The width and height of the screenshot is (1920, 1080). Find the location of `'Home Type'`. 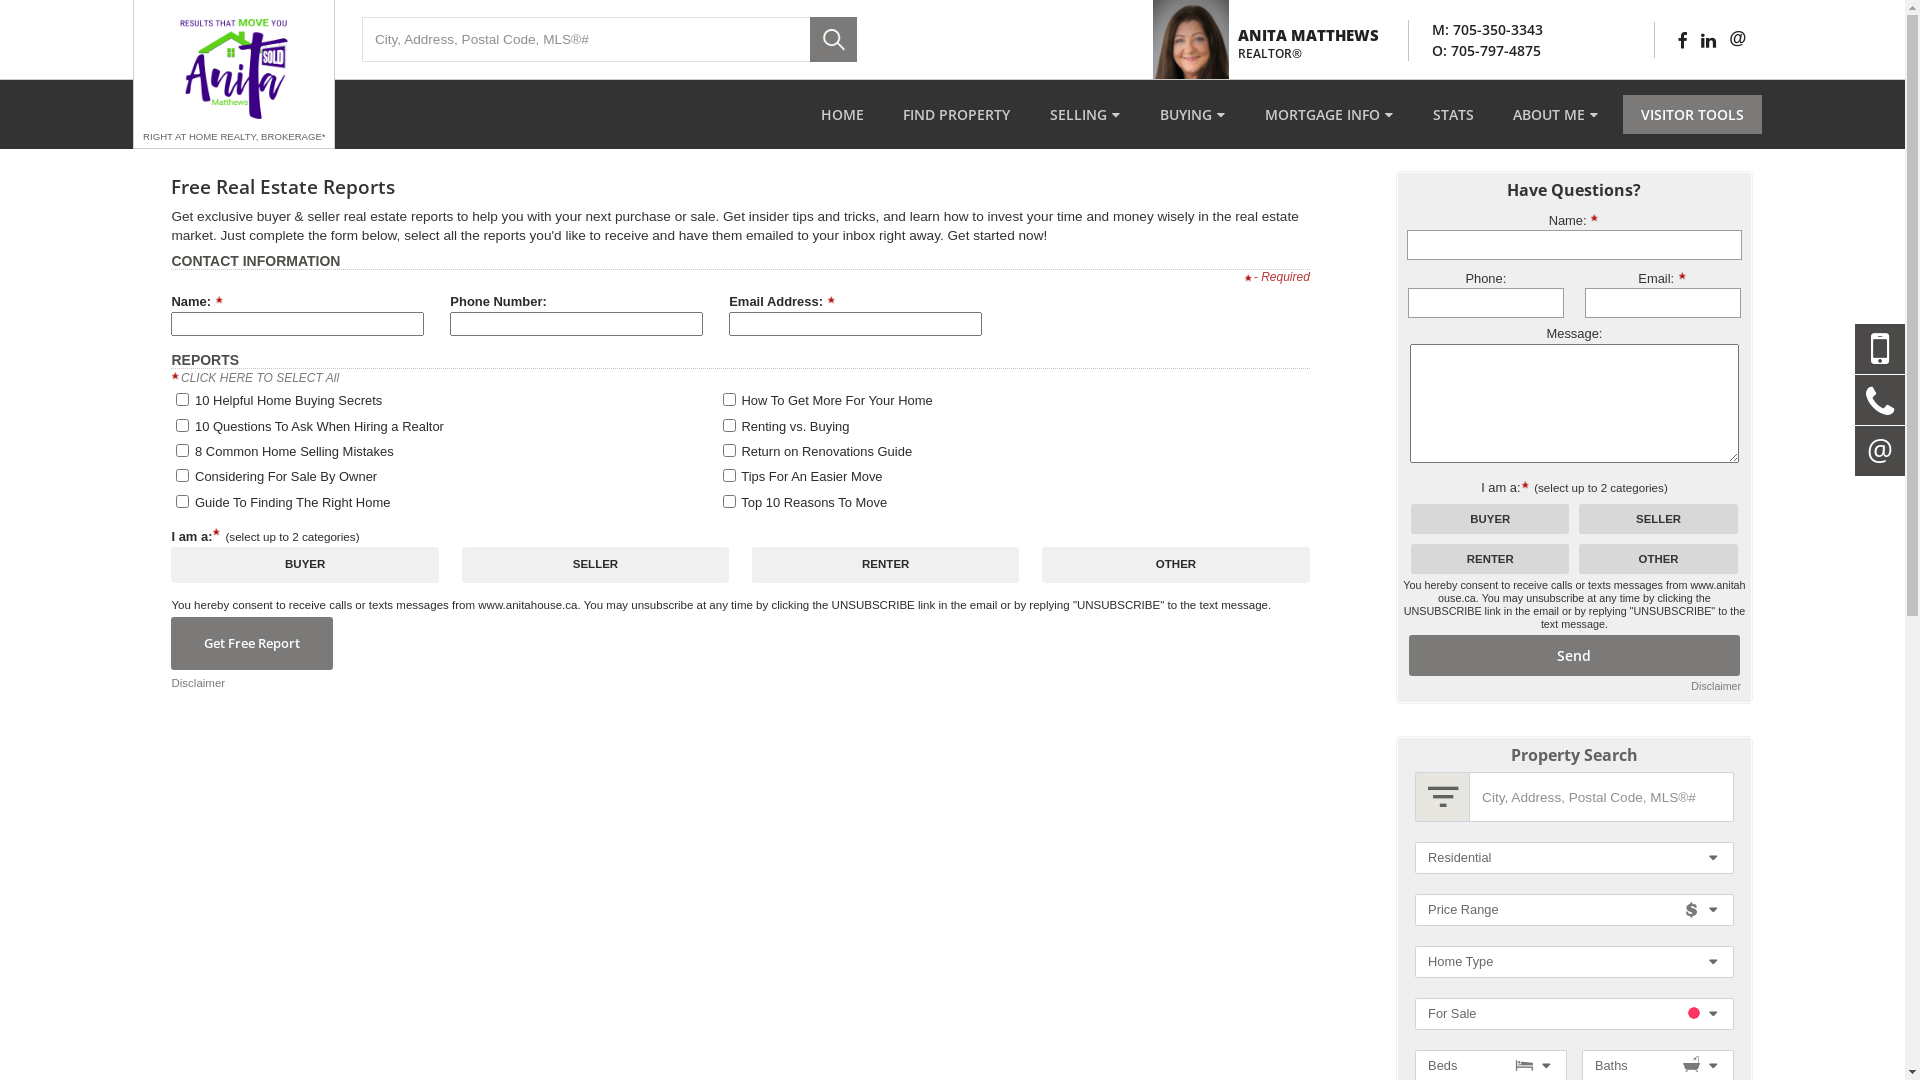

'Home Type' is located at coordinates (1573, 960).